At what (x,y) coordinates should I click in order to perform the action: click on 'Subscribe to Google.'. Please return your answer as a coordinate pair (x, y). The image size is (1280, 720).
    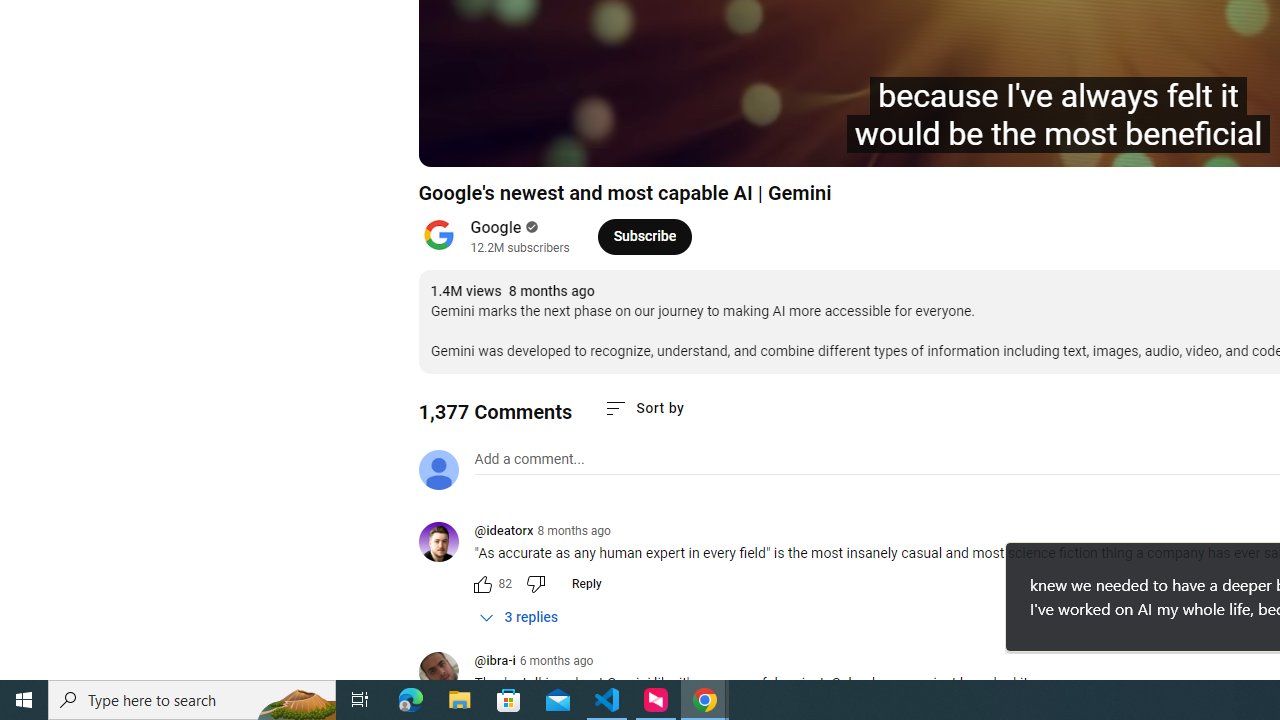
    Looking at the image, I should click on (644, 235).